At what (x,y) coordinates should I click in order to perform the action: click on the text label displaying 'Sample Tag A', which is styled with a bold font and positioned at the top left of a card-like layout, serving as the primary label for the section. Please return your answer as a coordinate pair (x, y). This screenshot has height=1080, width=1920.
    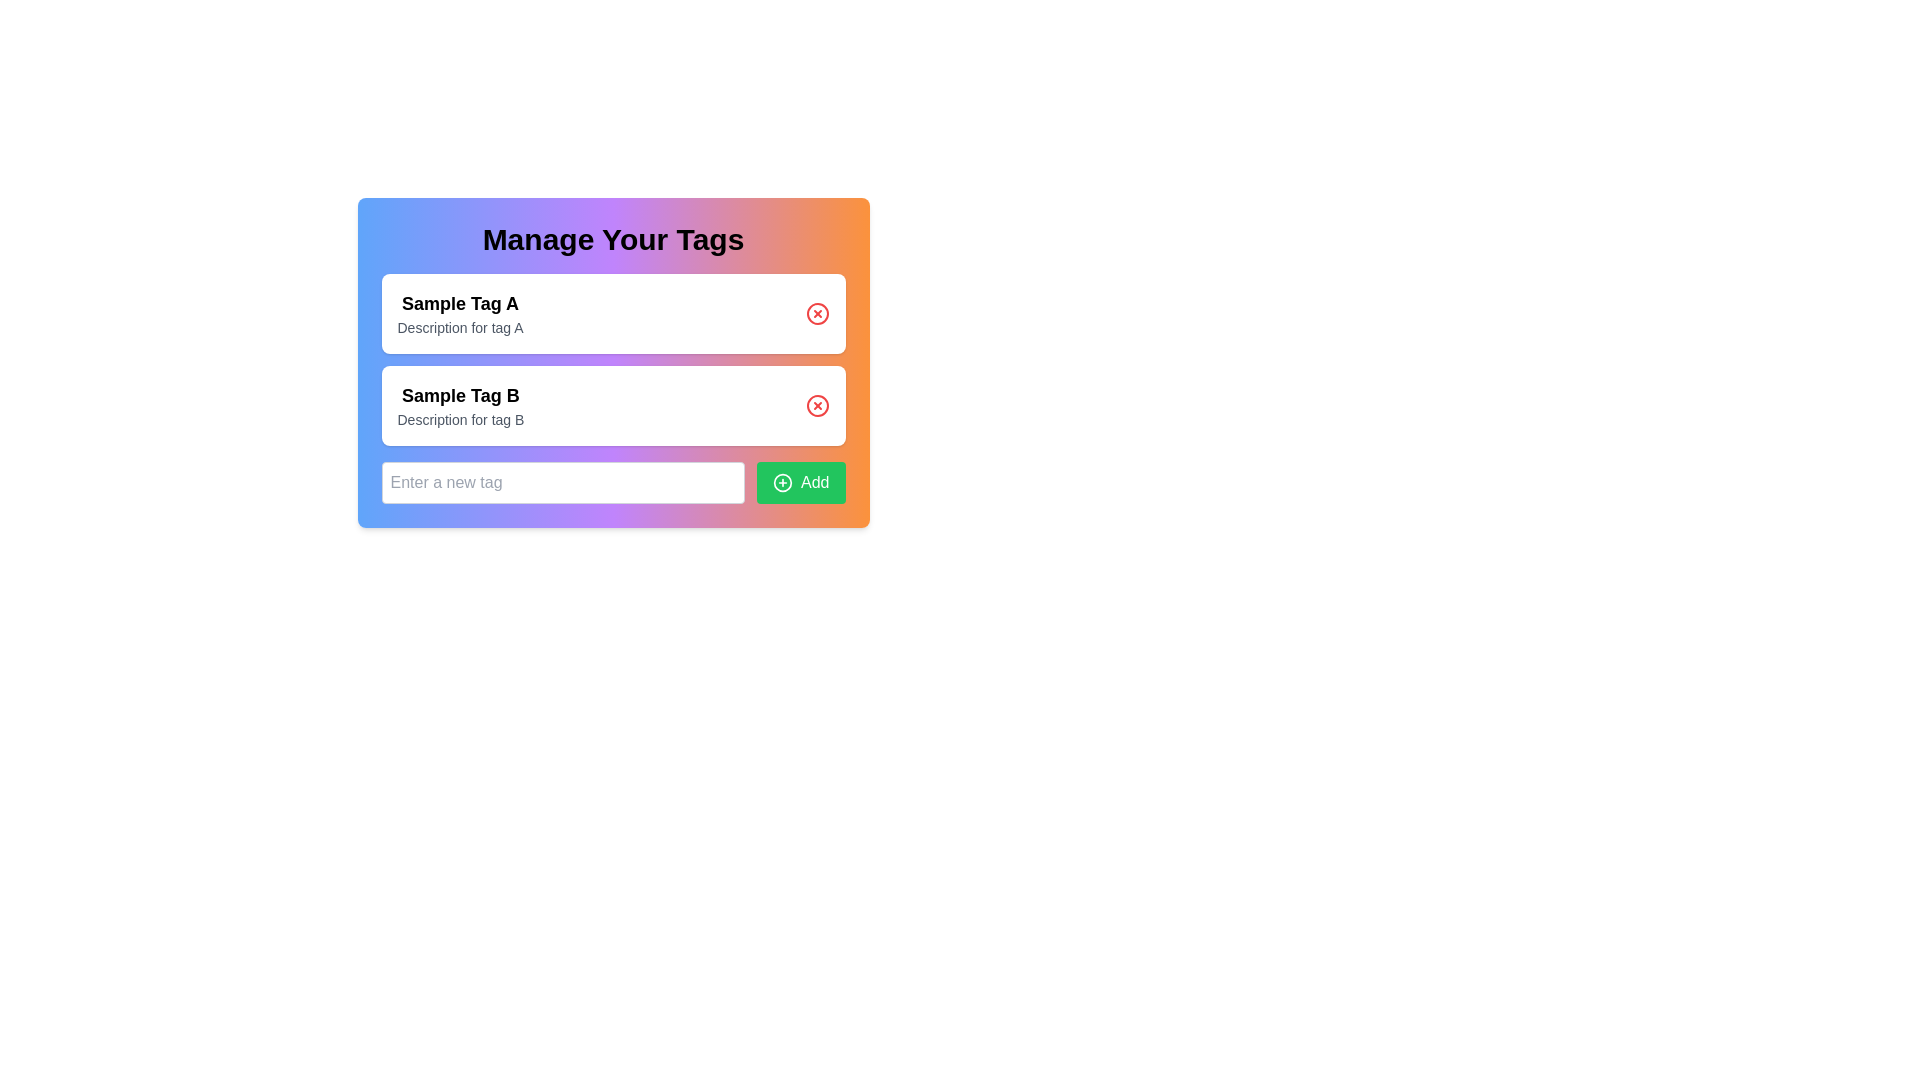
    Looking at the image, I should click on (459, 304).